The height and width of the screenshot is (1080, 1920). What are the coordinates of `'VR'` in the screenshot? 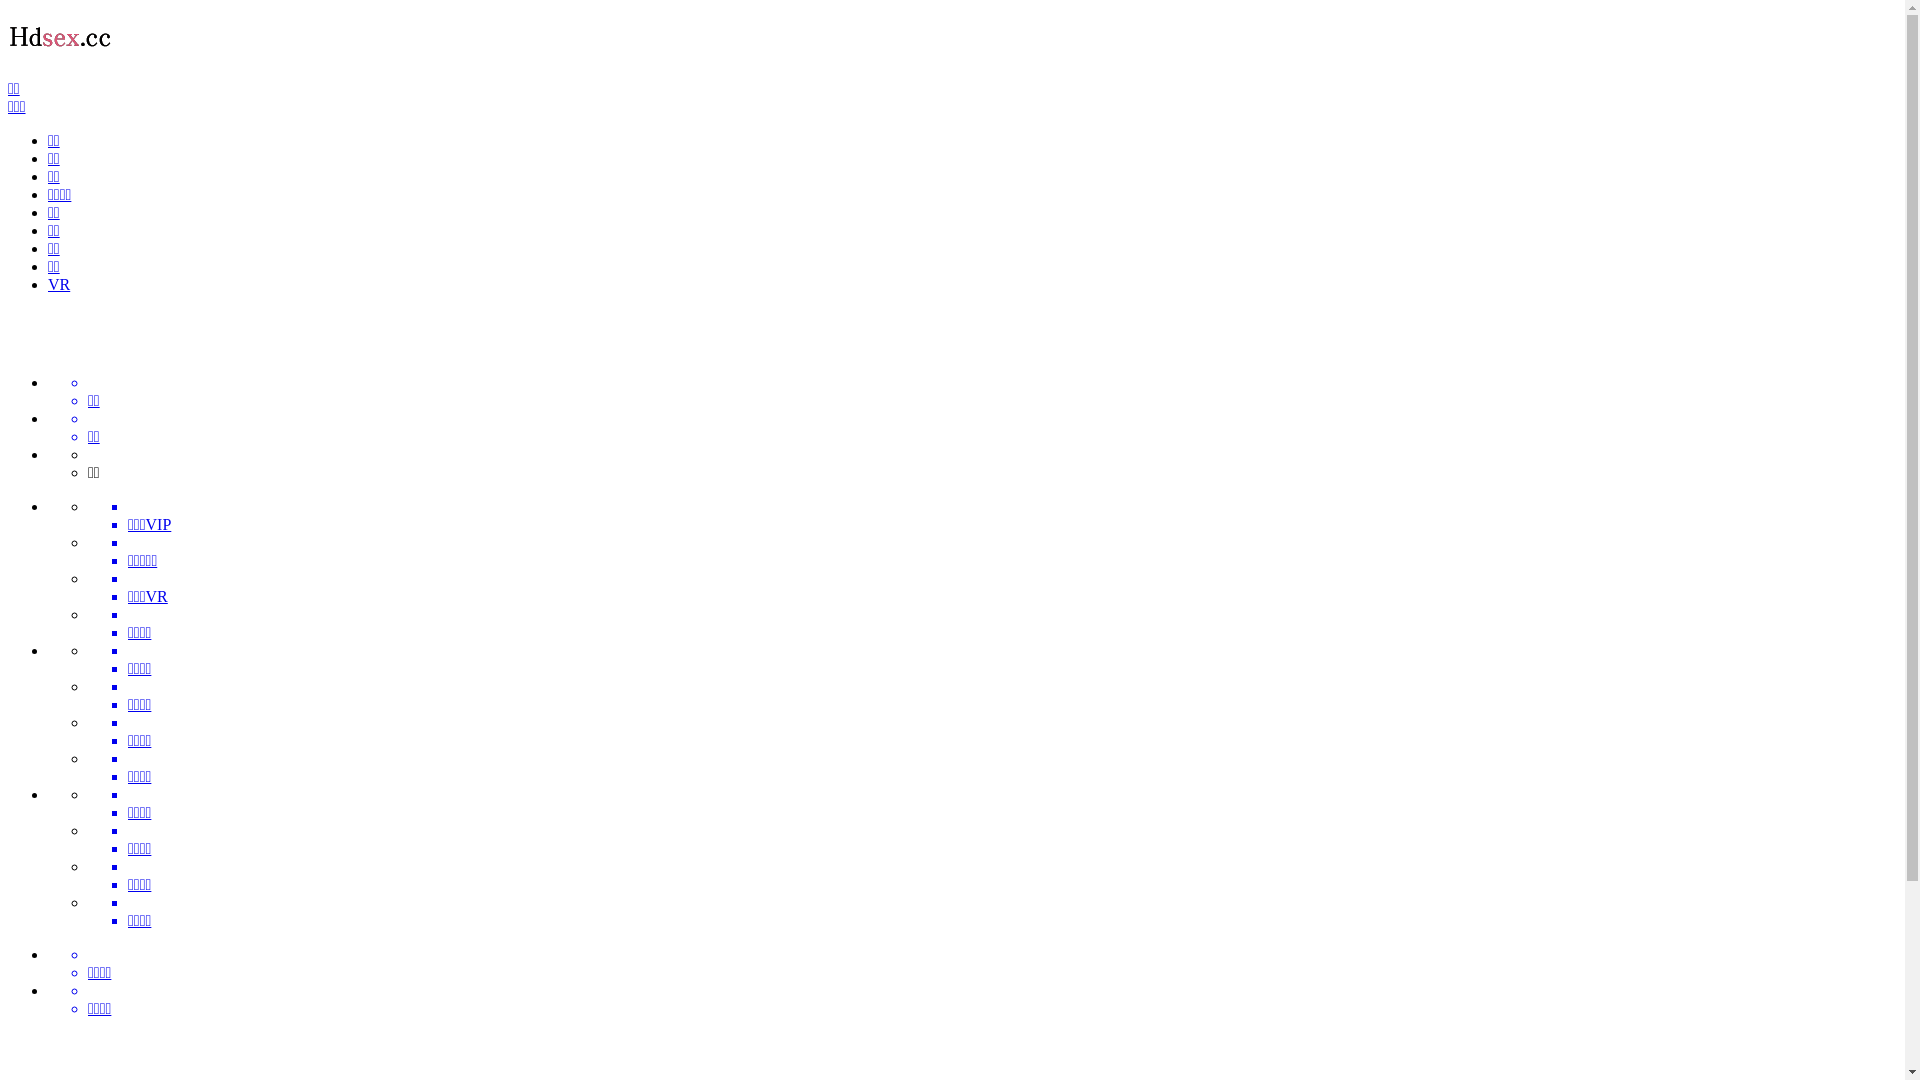 It's located at (48, 284).